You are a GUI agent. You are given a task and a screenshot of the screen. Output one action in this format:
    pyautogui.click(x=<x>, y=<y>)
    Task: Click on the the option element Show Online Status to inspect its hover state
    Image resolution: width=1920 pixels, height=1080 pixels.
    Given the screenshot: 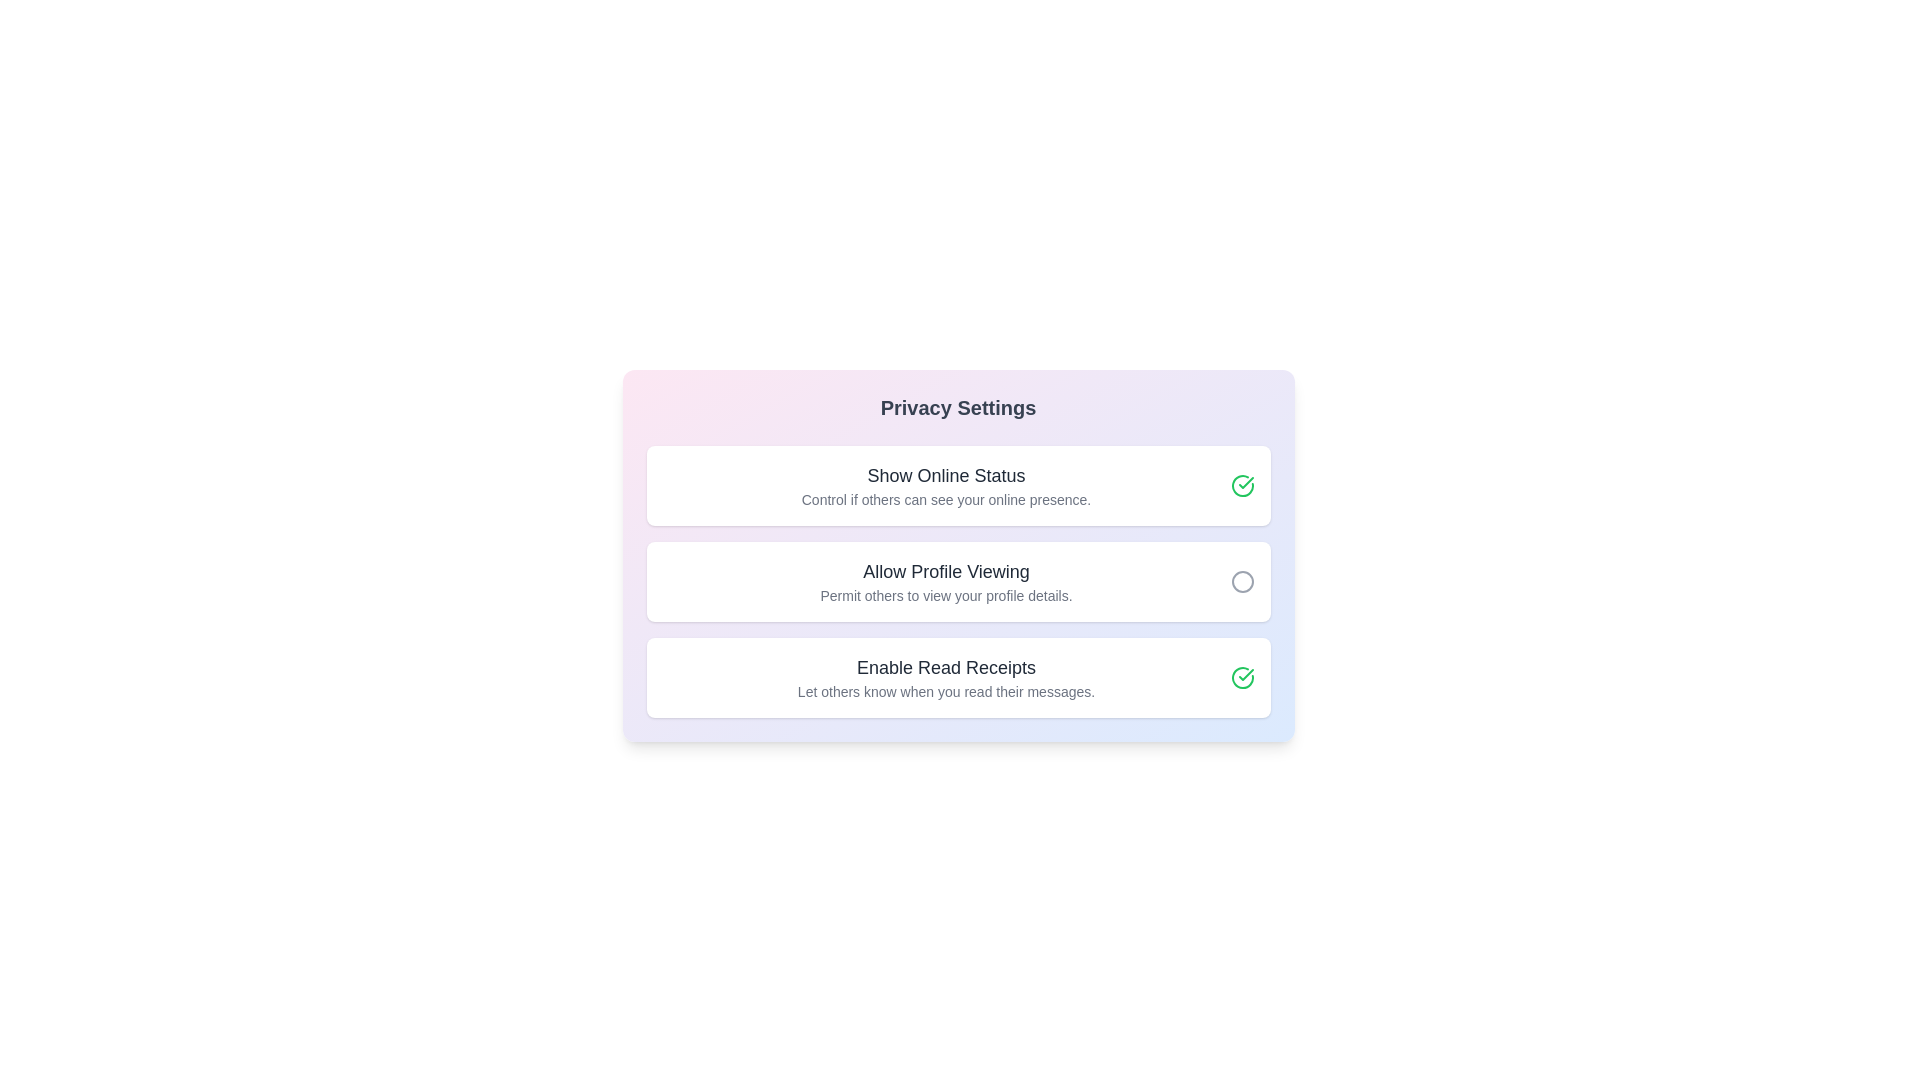 What is the action you would take?
    pyautogui.click(x=957, y=486)
    